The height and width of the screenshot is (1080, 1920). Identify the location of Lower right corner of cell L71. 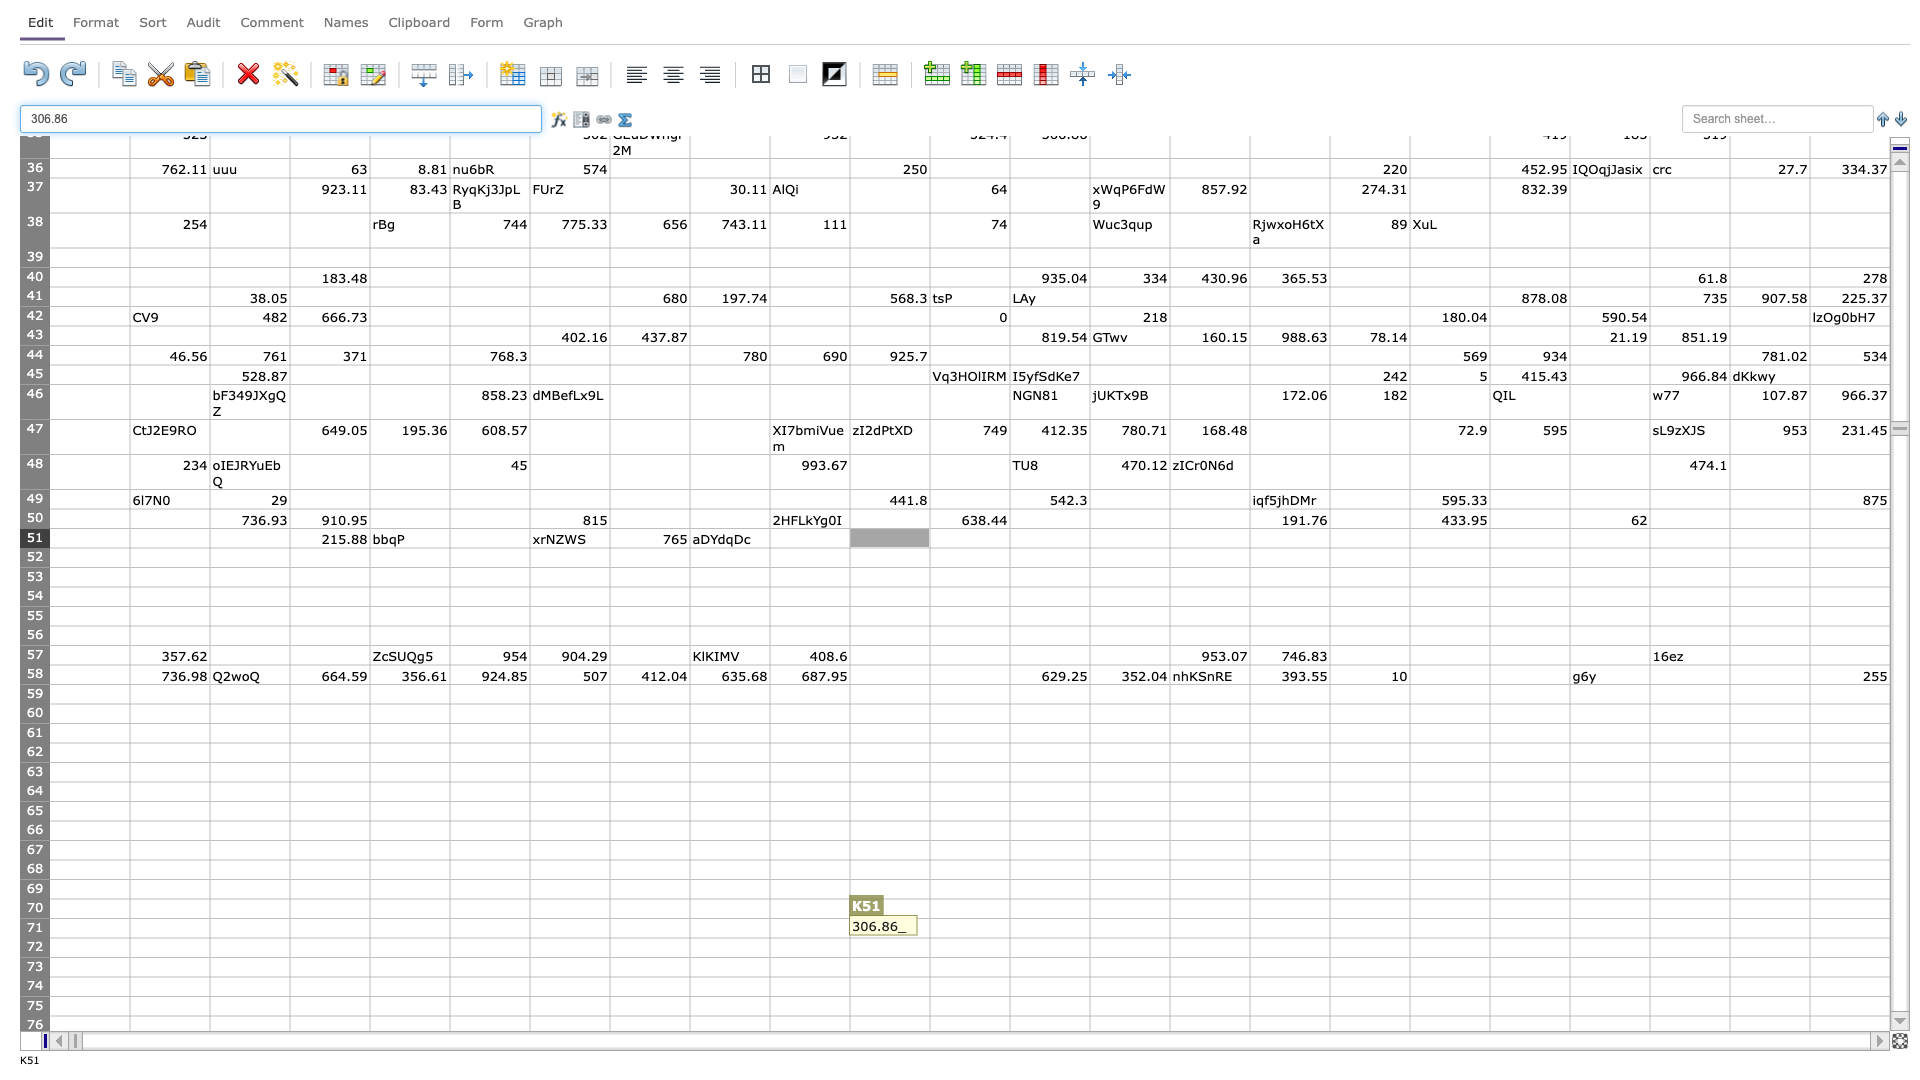
(1009, 937).